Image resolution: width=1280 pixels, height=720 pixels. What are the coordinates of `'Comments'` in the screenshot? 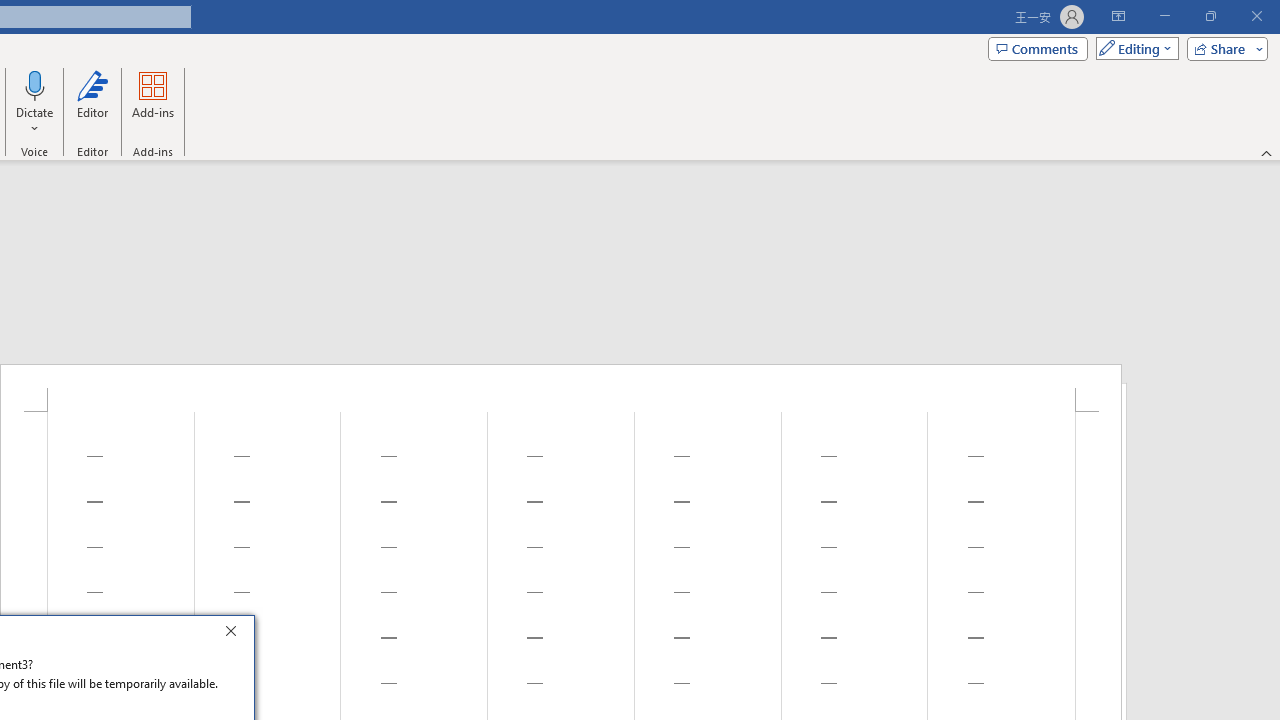 It's located at (1038, 47).